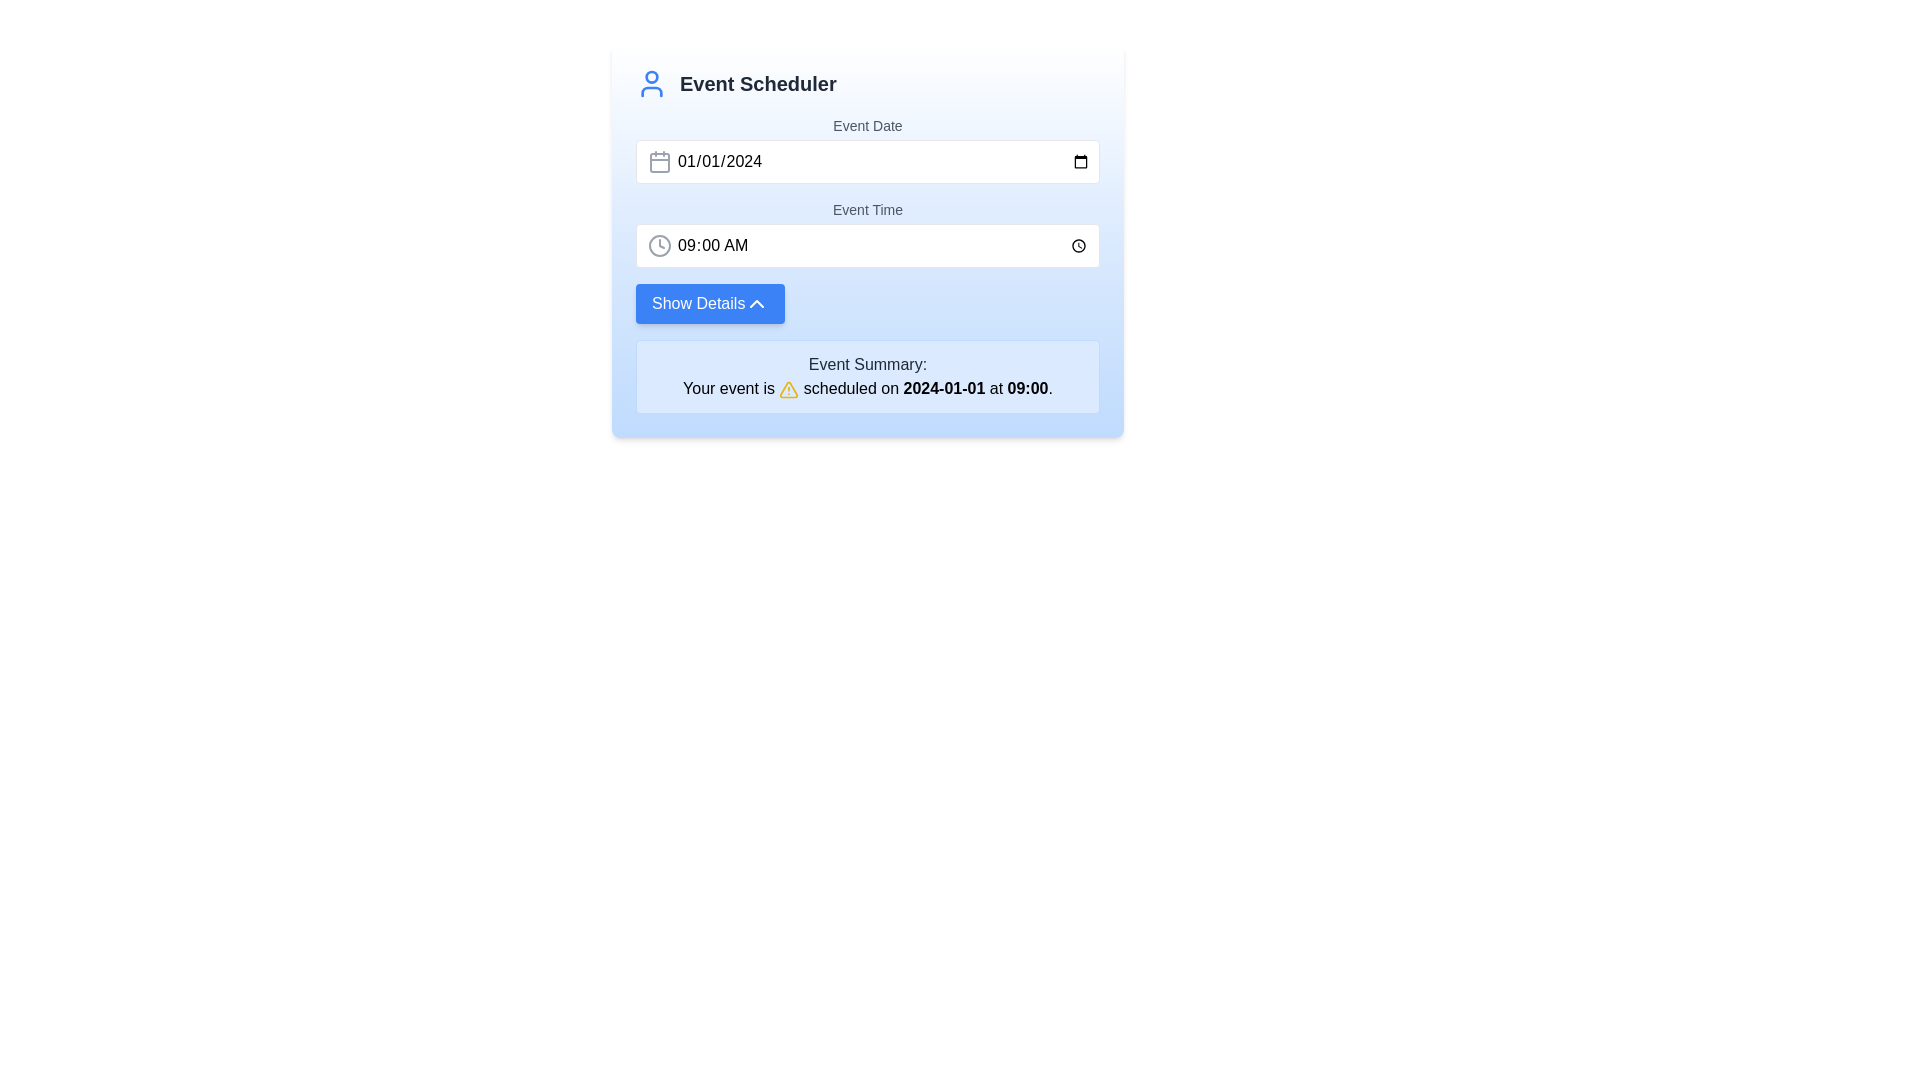 The width and height of the screenshot is (1920, 1080). What do you see at coordinates (660, 245) in the screenshot?
I see `the clock icon located to the left of the '09:00 AM' input box in the 'Event Time' section` at bounding box center [660, 245].